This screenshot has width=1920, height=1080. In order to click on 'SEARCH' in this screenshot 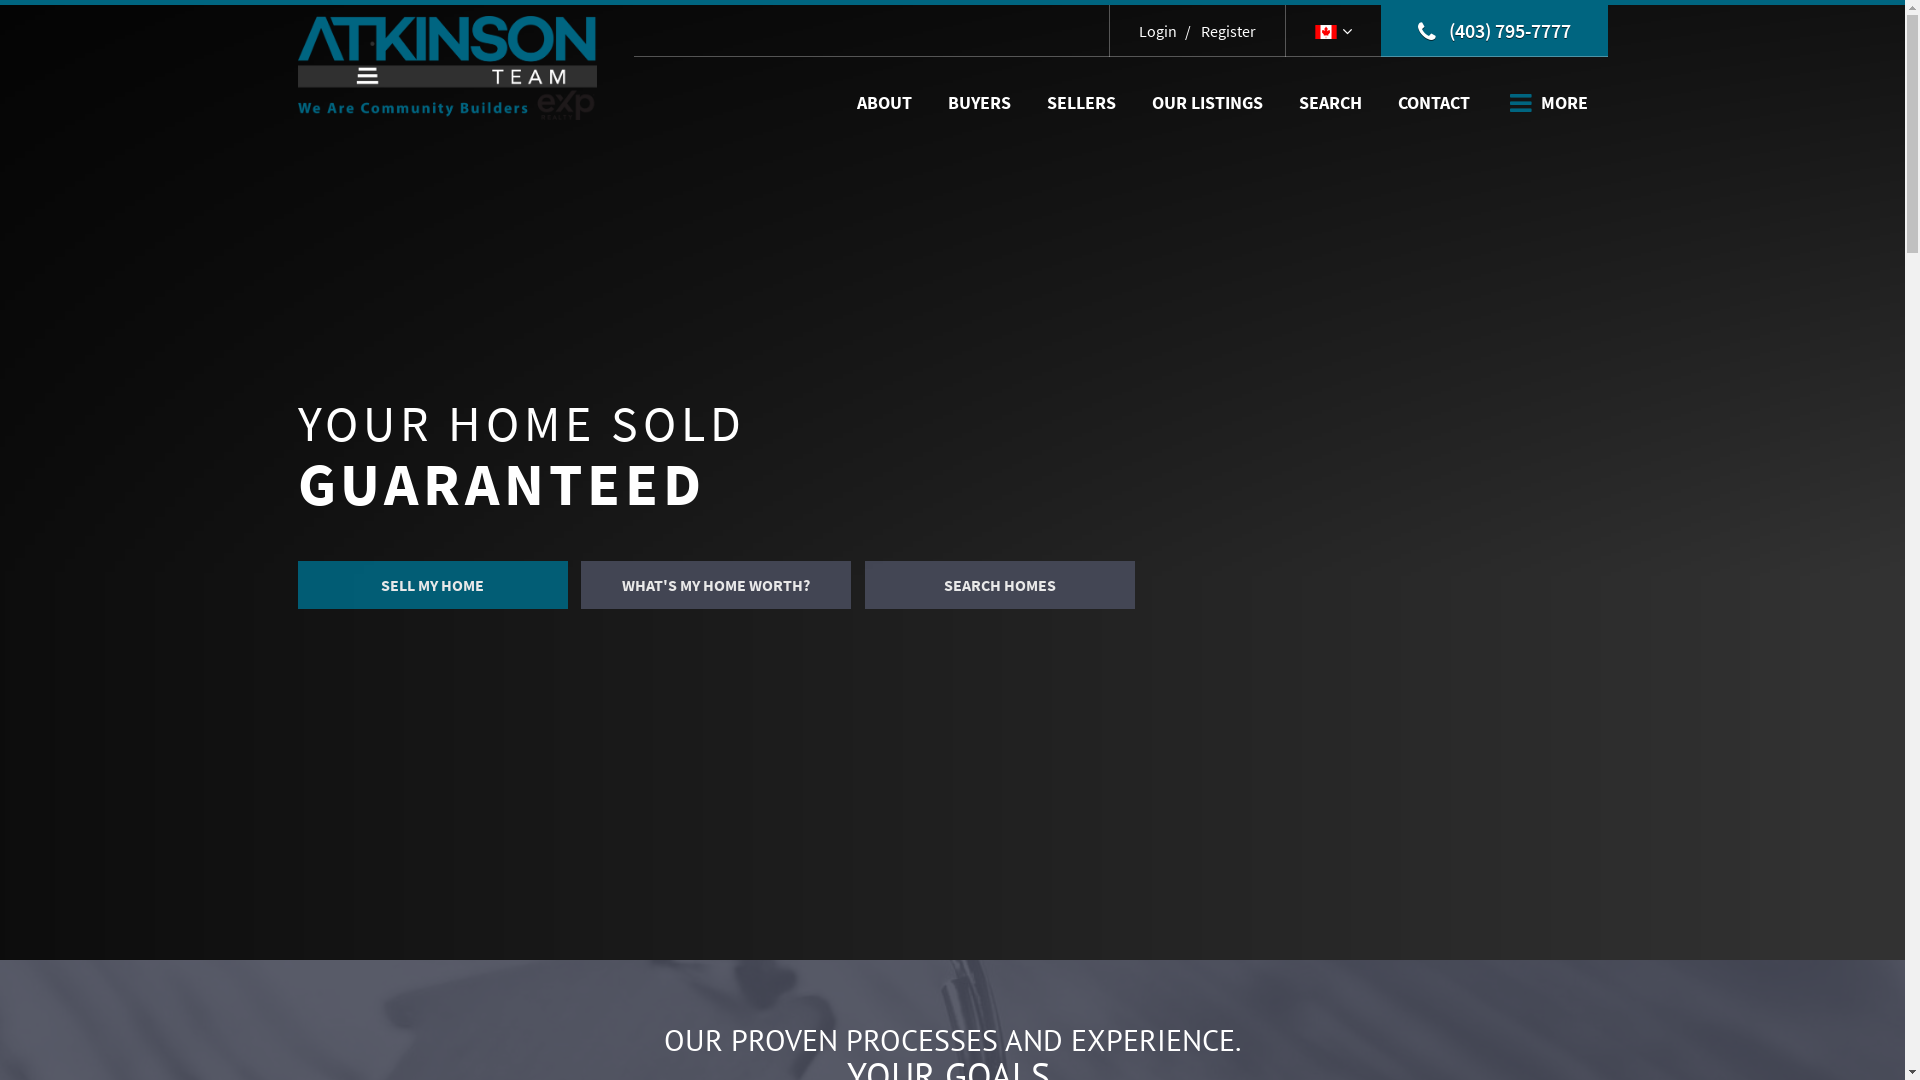, I will do `click(1329, 103)`.